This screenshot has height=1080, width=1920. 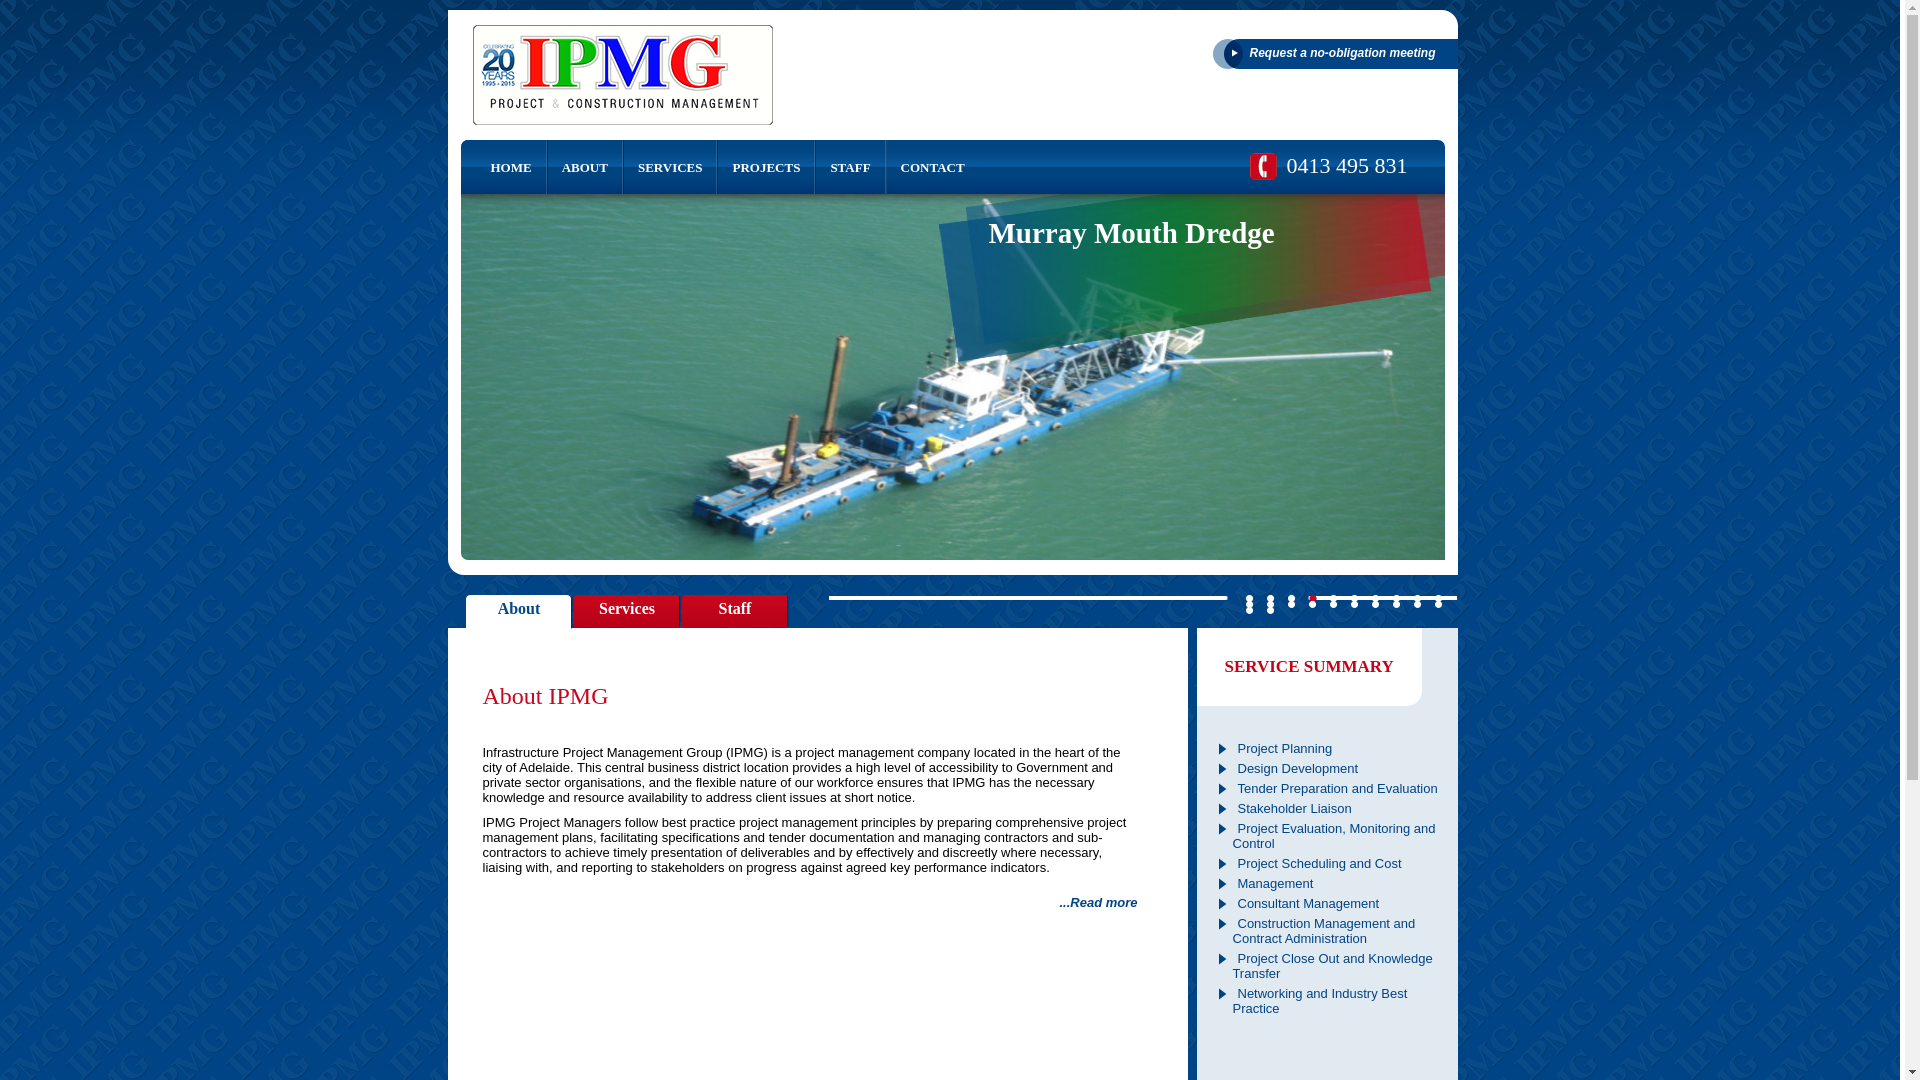 What do you see at coordinates (1391, 603) in the screenshot?
I see `'18'` at bounding box center [1391, 603].